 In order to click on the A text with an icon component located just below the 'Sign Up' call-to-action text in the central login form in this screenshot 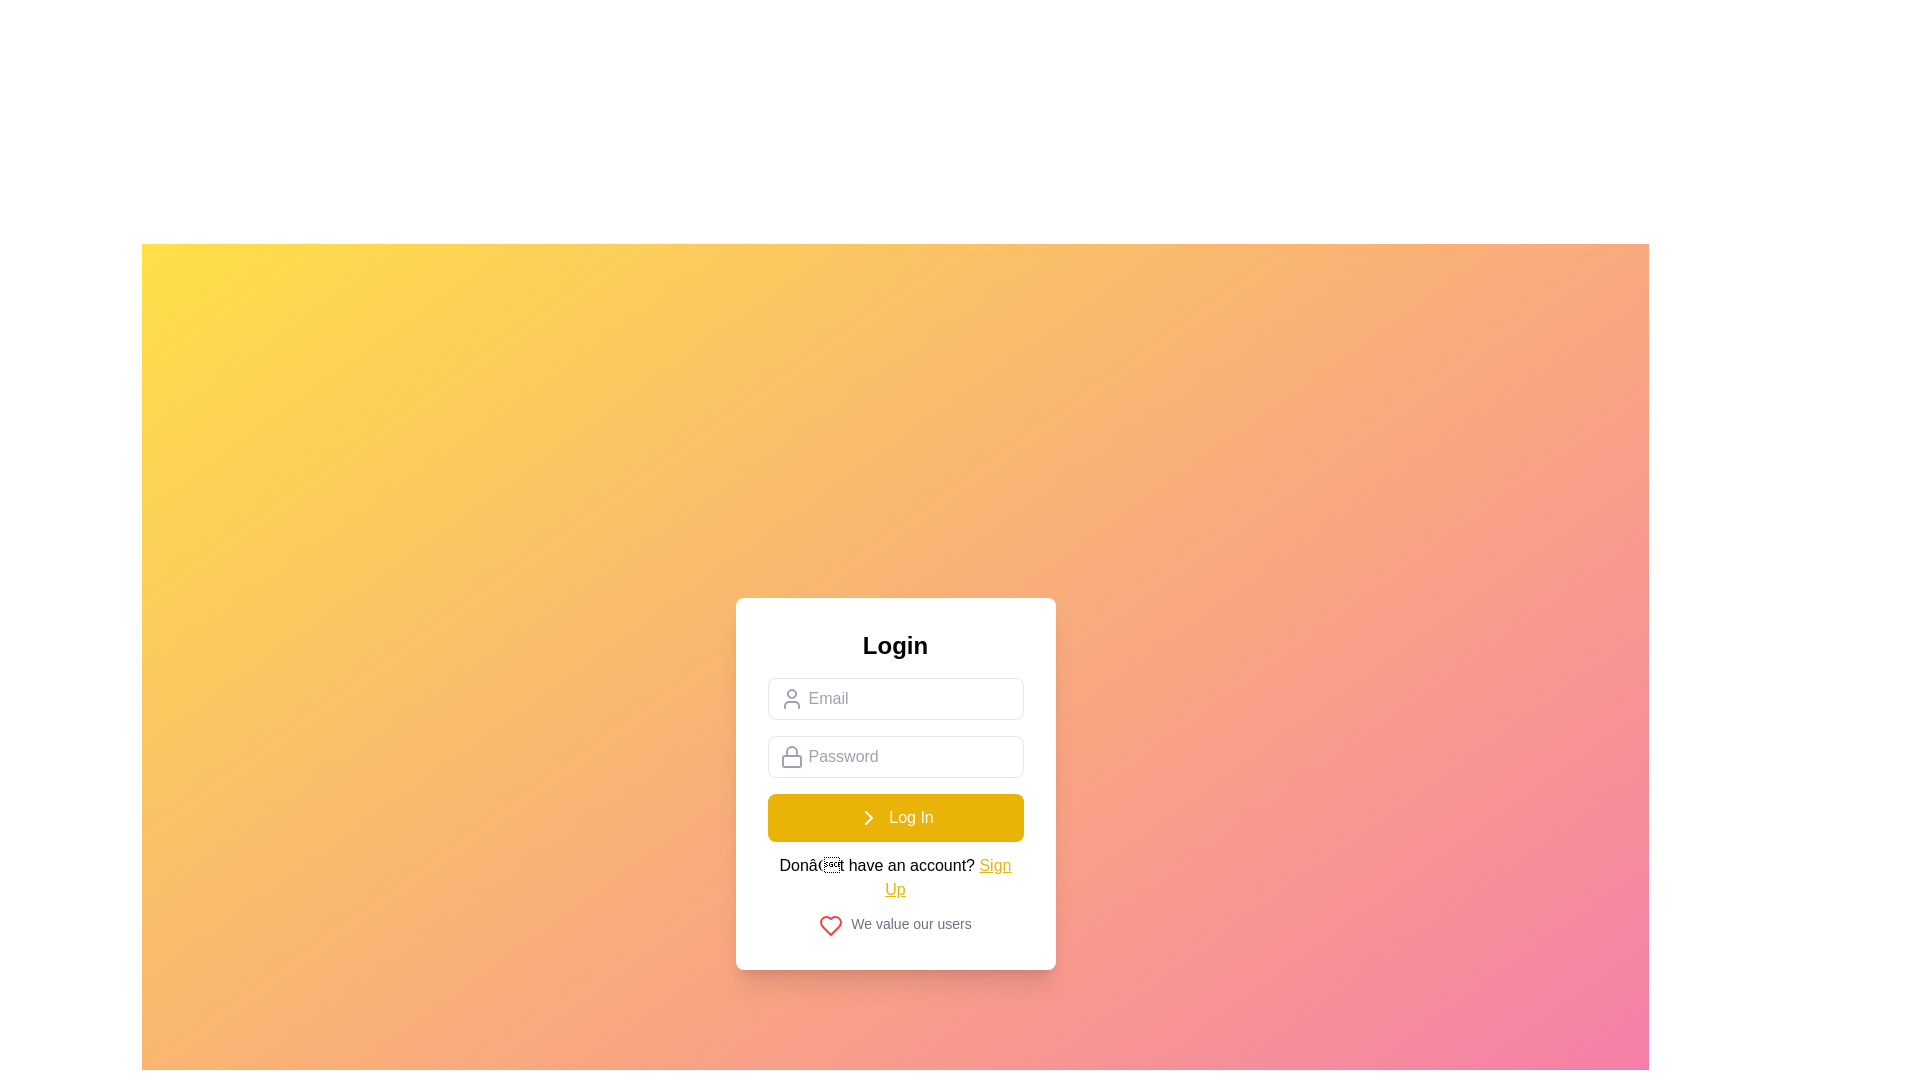, I will do `click(894, 925)`.